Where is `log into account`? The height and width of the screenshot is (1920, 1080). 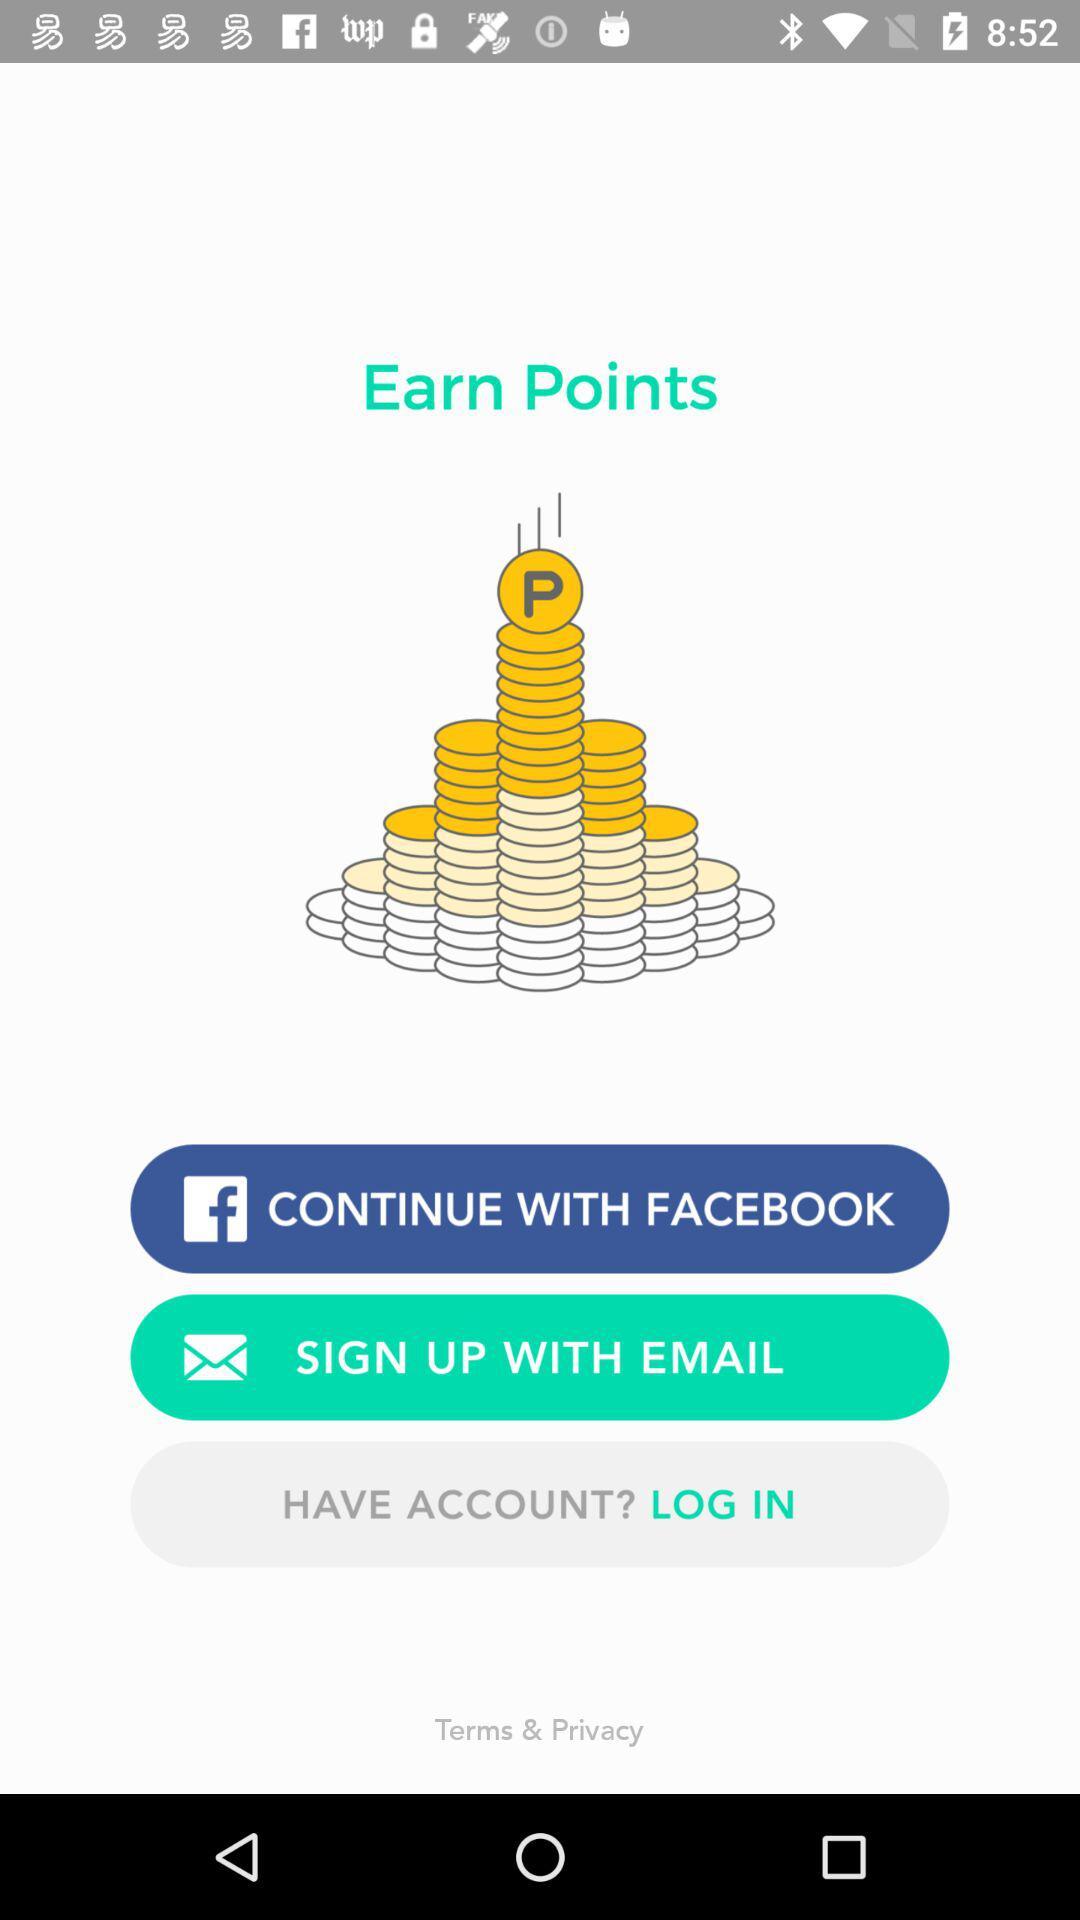
log into account is located at coordinates (540, 1504).